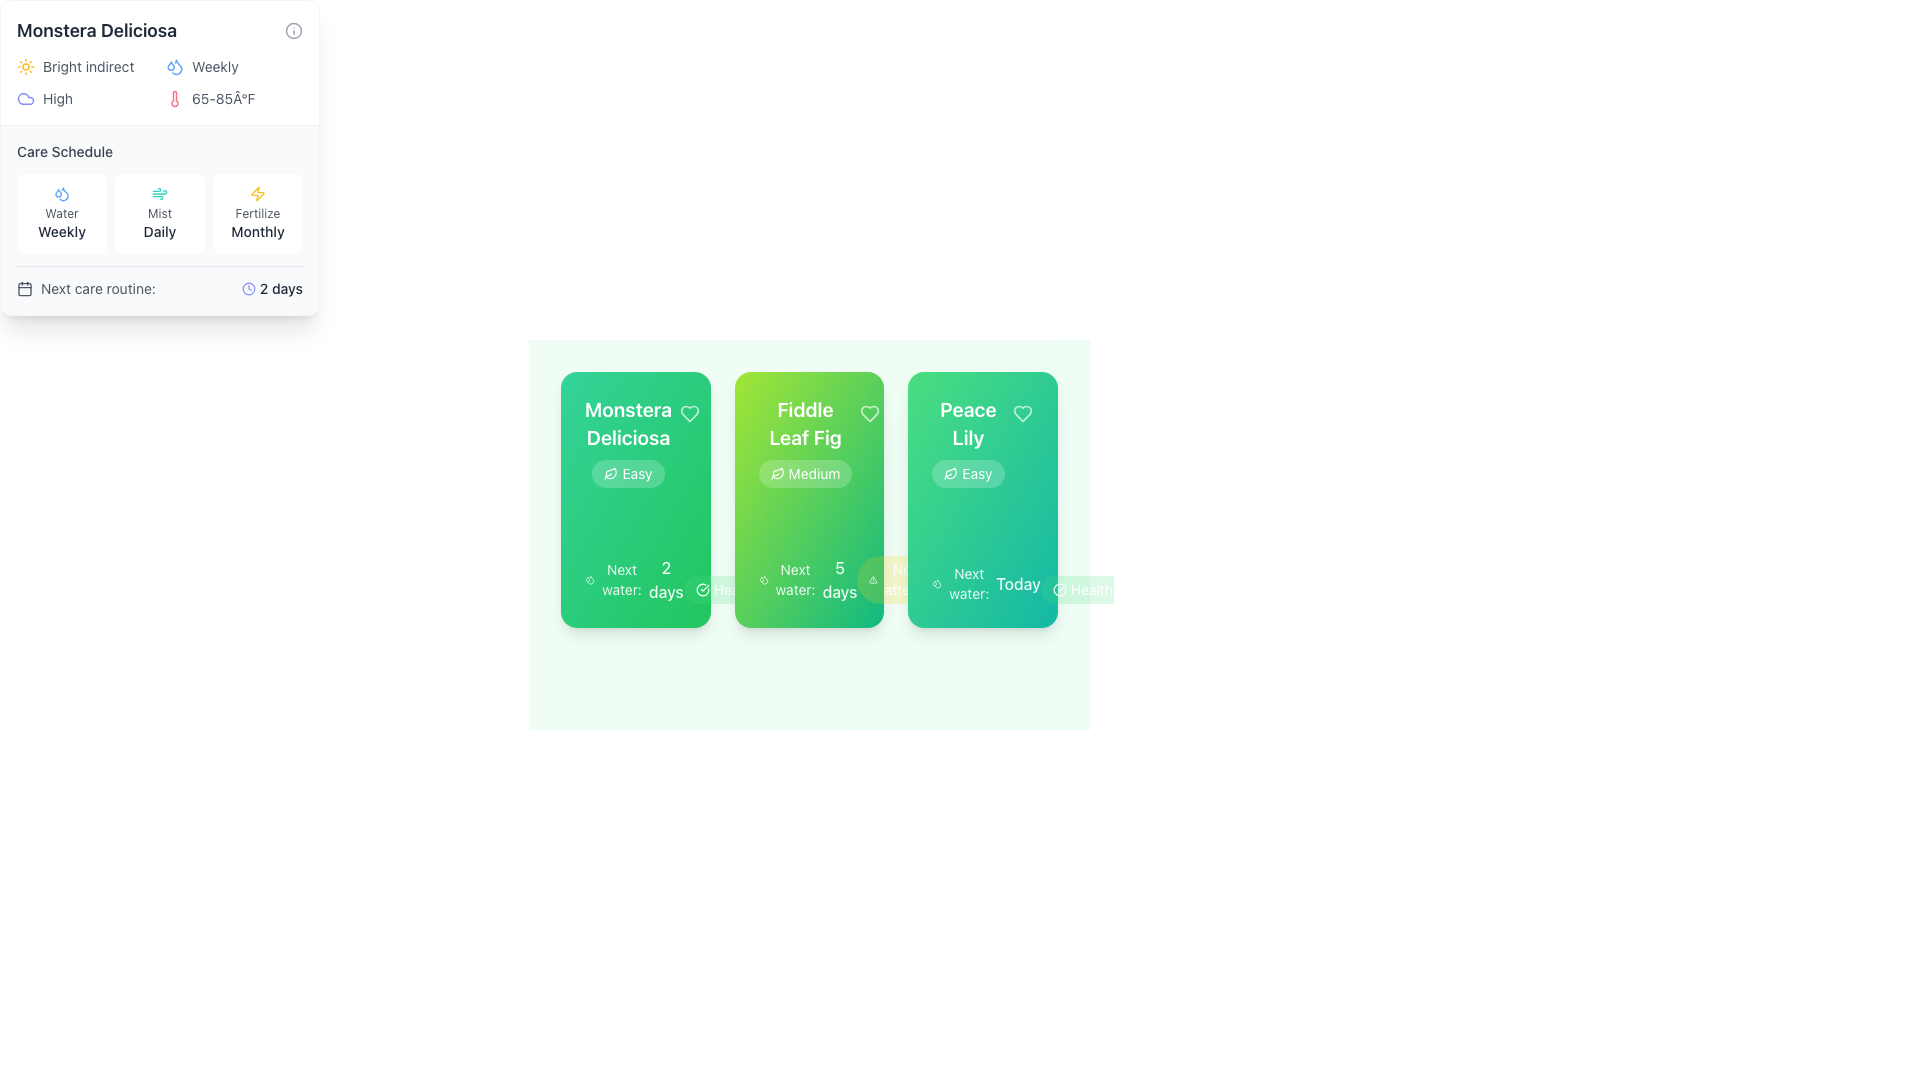  Describe the element at coordinates (627, 474) in the screenshot. I see `the content of the 'Easy' care label for the 'Monstera Deliciosa' plant, located in the bottom left portion of the card, below the title and above the watering schedule details` at that location.